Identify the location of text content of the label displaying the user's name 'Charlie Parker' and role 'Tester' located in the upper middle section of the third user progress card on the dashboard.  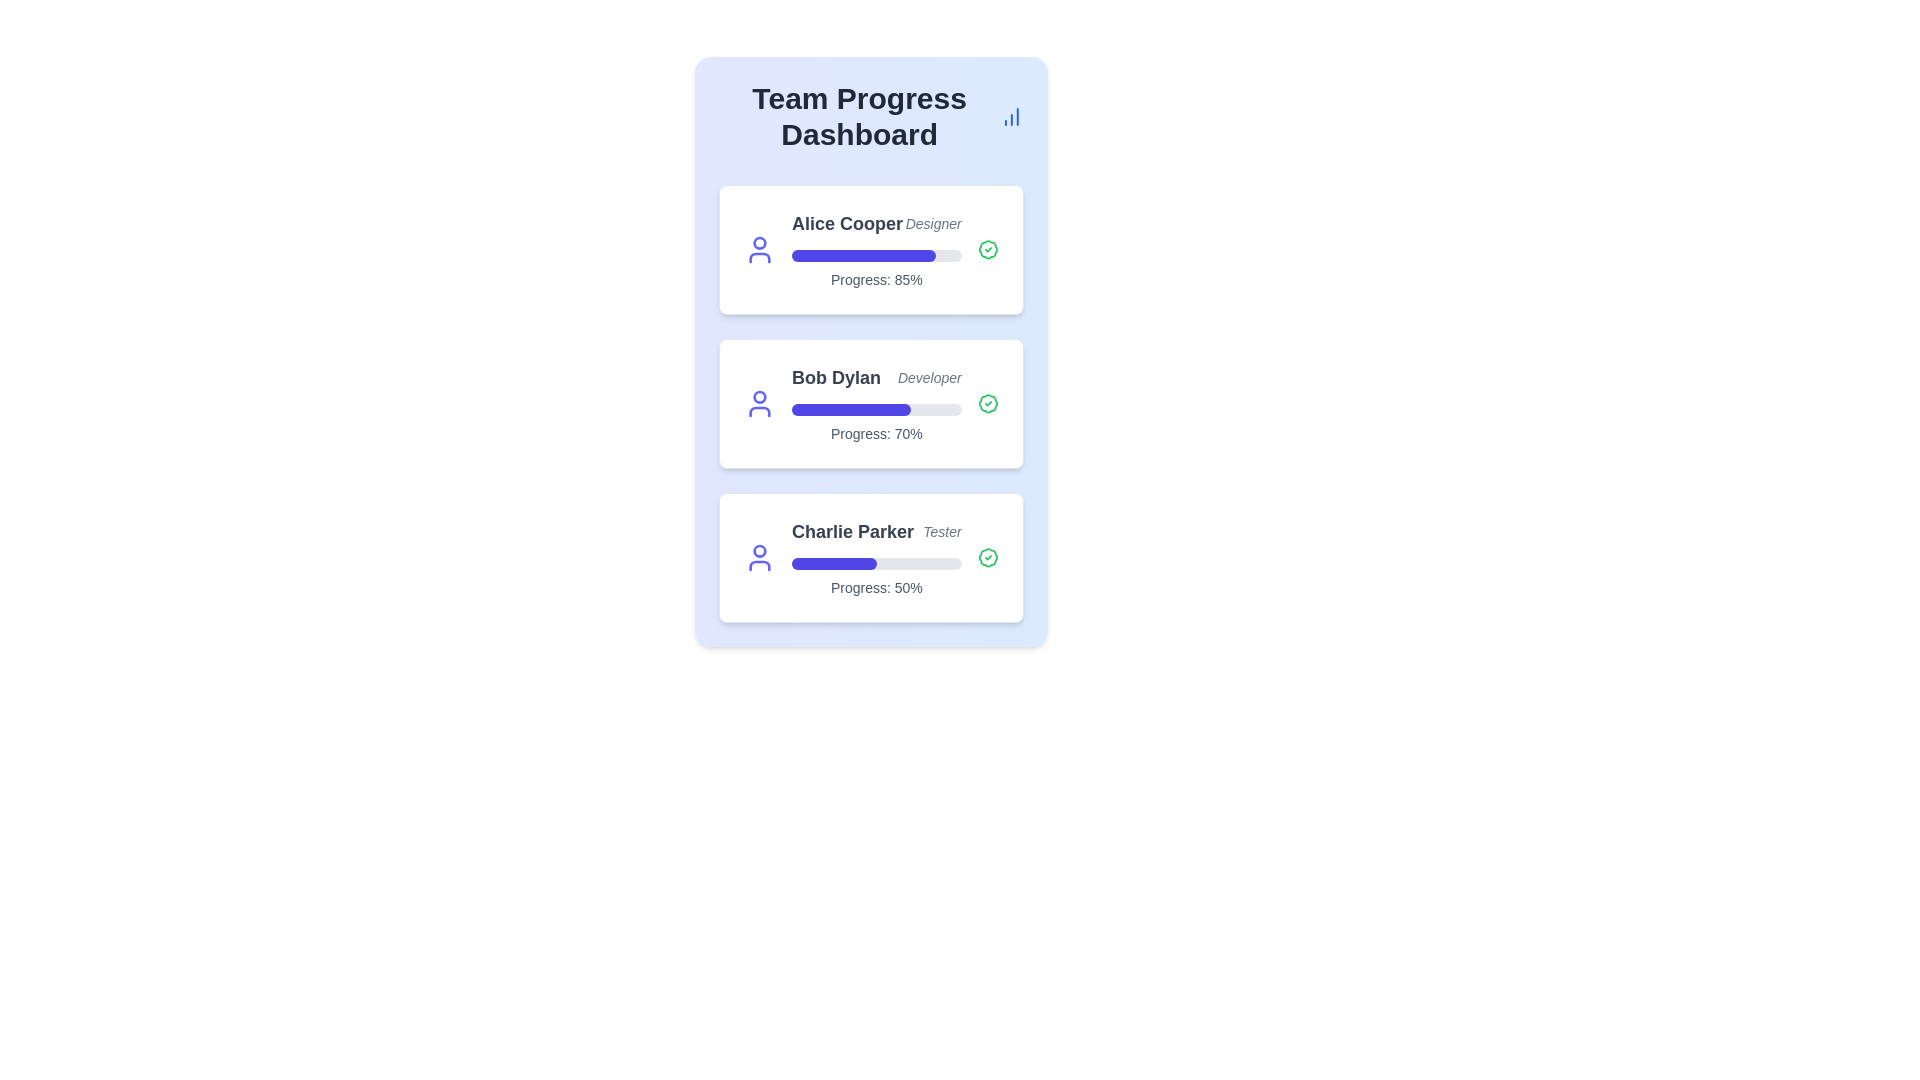
(876, 531).